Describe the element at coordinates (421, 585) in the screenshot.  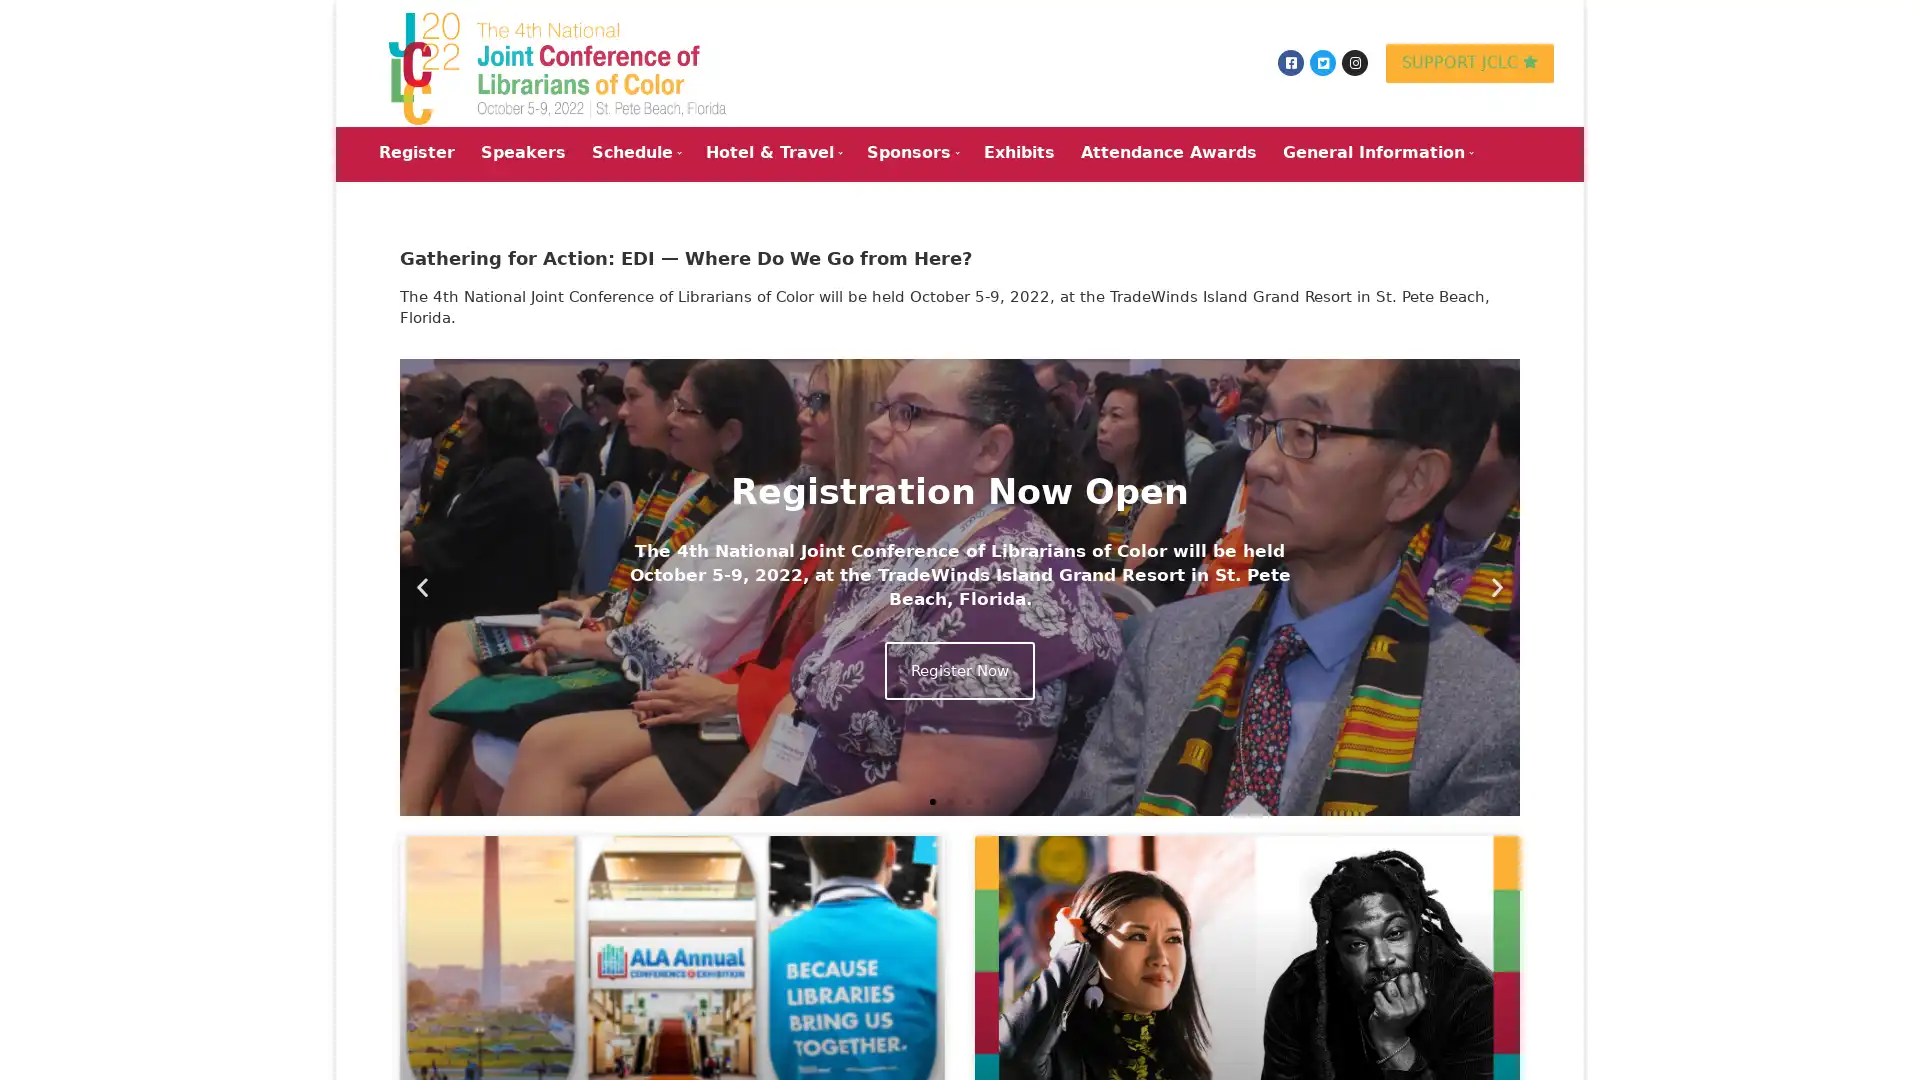
I see `Previous slide` at that location.